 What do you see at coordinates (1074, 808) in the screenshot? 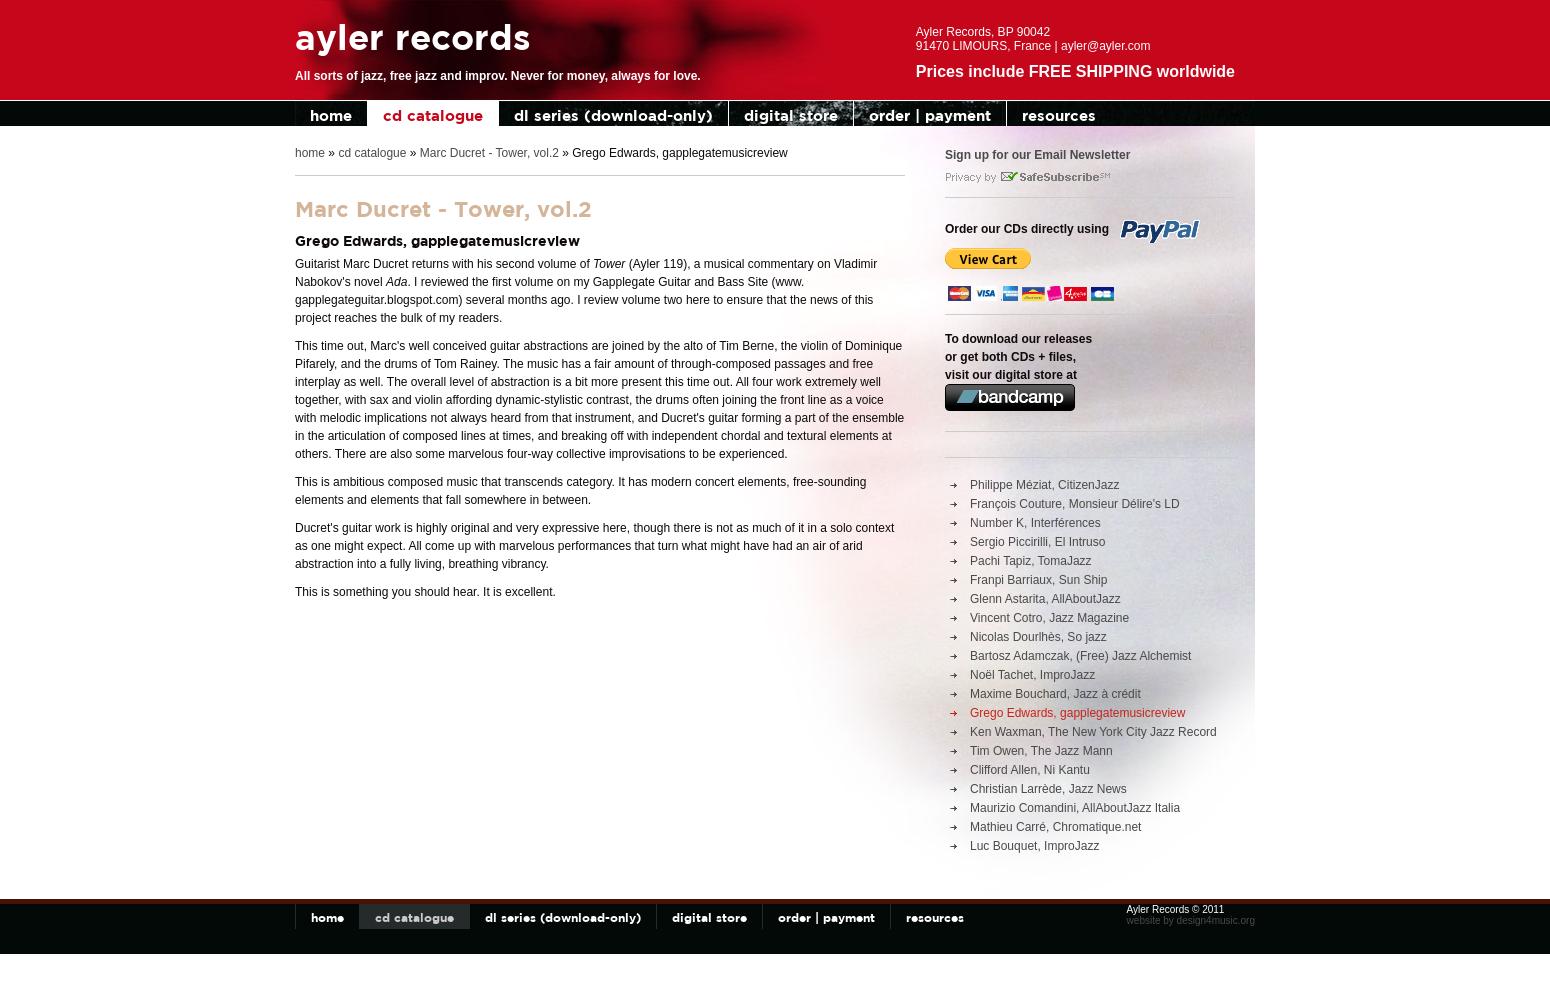
I see `'Maurizio Comandini, AllAboutJazz Italia'` at bounding box center [1074, 808].